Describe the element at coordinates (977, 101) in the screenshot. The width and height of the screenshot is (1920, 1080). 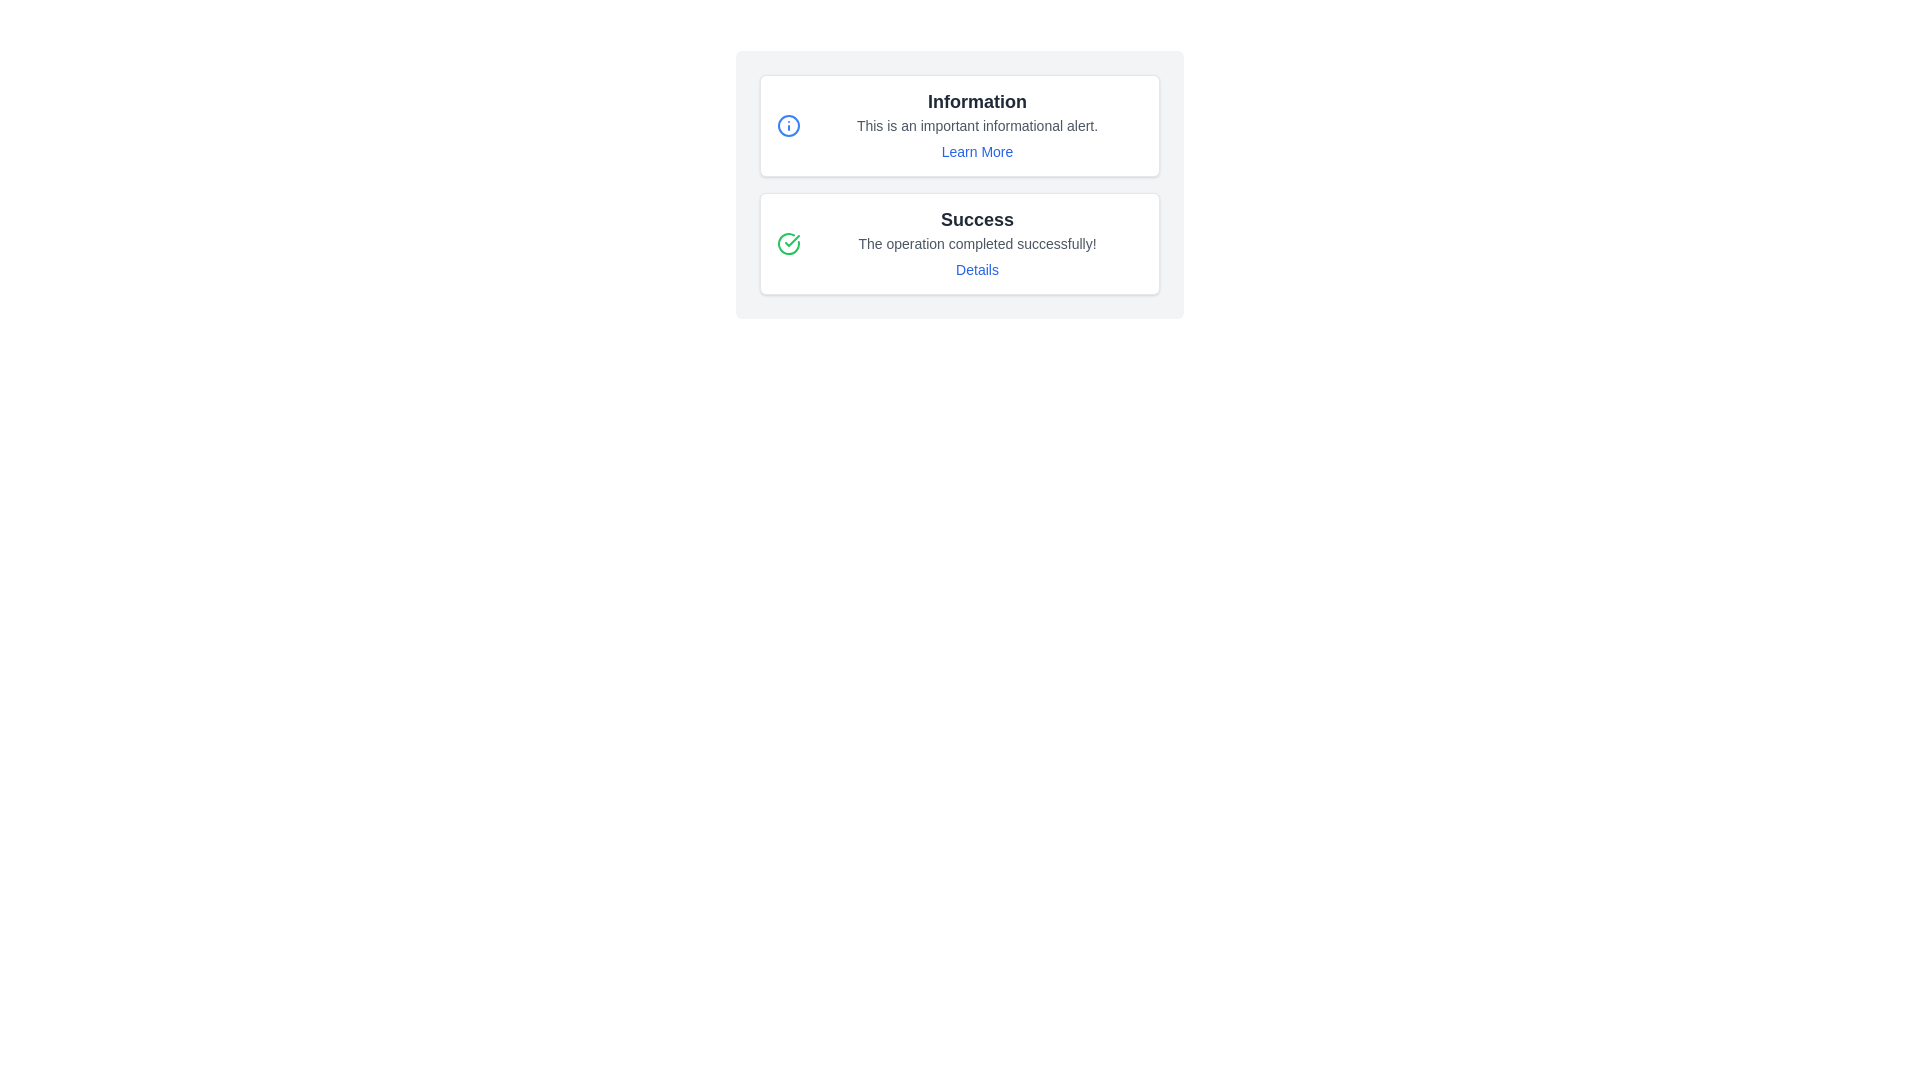
I see `the Text label that serves as the title for the informational alert, located above the description 'This is an important informational alert.' and the 'Learn More' link` at that location.